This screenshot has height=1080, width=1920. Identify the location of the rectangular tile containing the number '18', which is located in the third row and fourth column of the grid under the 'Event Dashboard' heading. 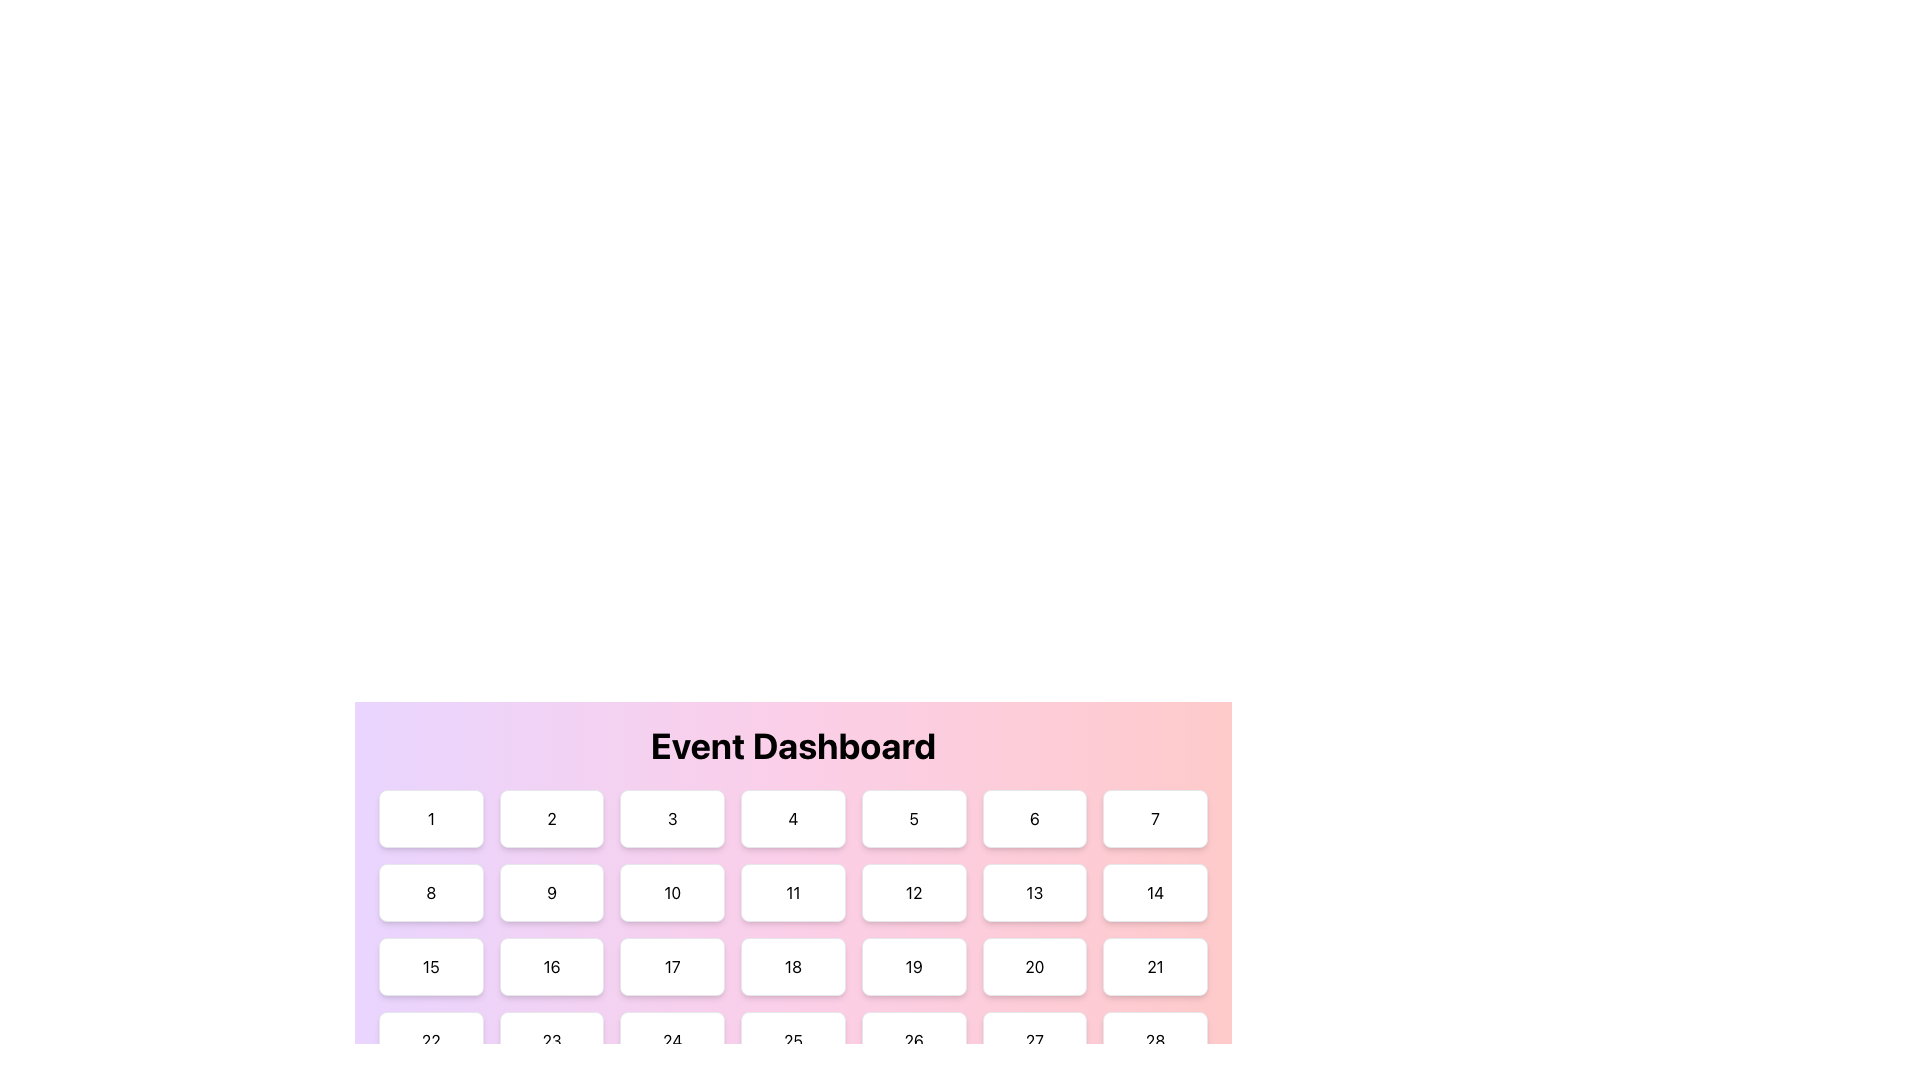
(792, 966).